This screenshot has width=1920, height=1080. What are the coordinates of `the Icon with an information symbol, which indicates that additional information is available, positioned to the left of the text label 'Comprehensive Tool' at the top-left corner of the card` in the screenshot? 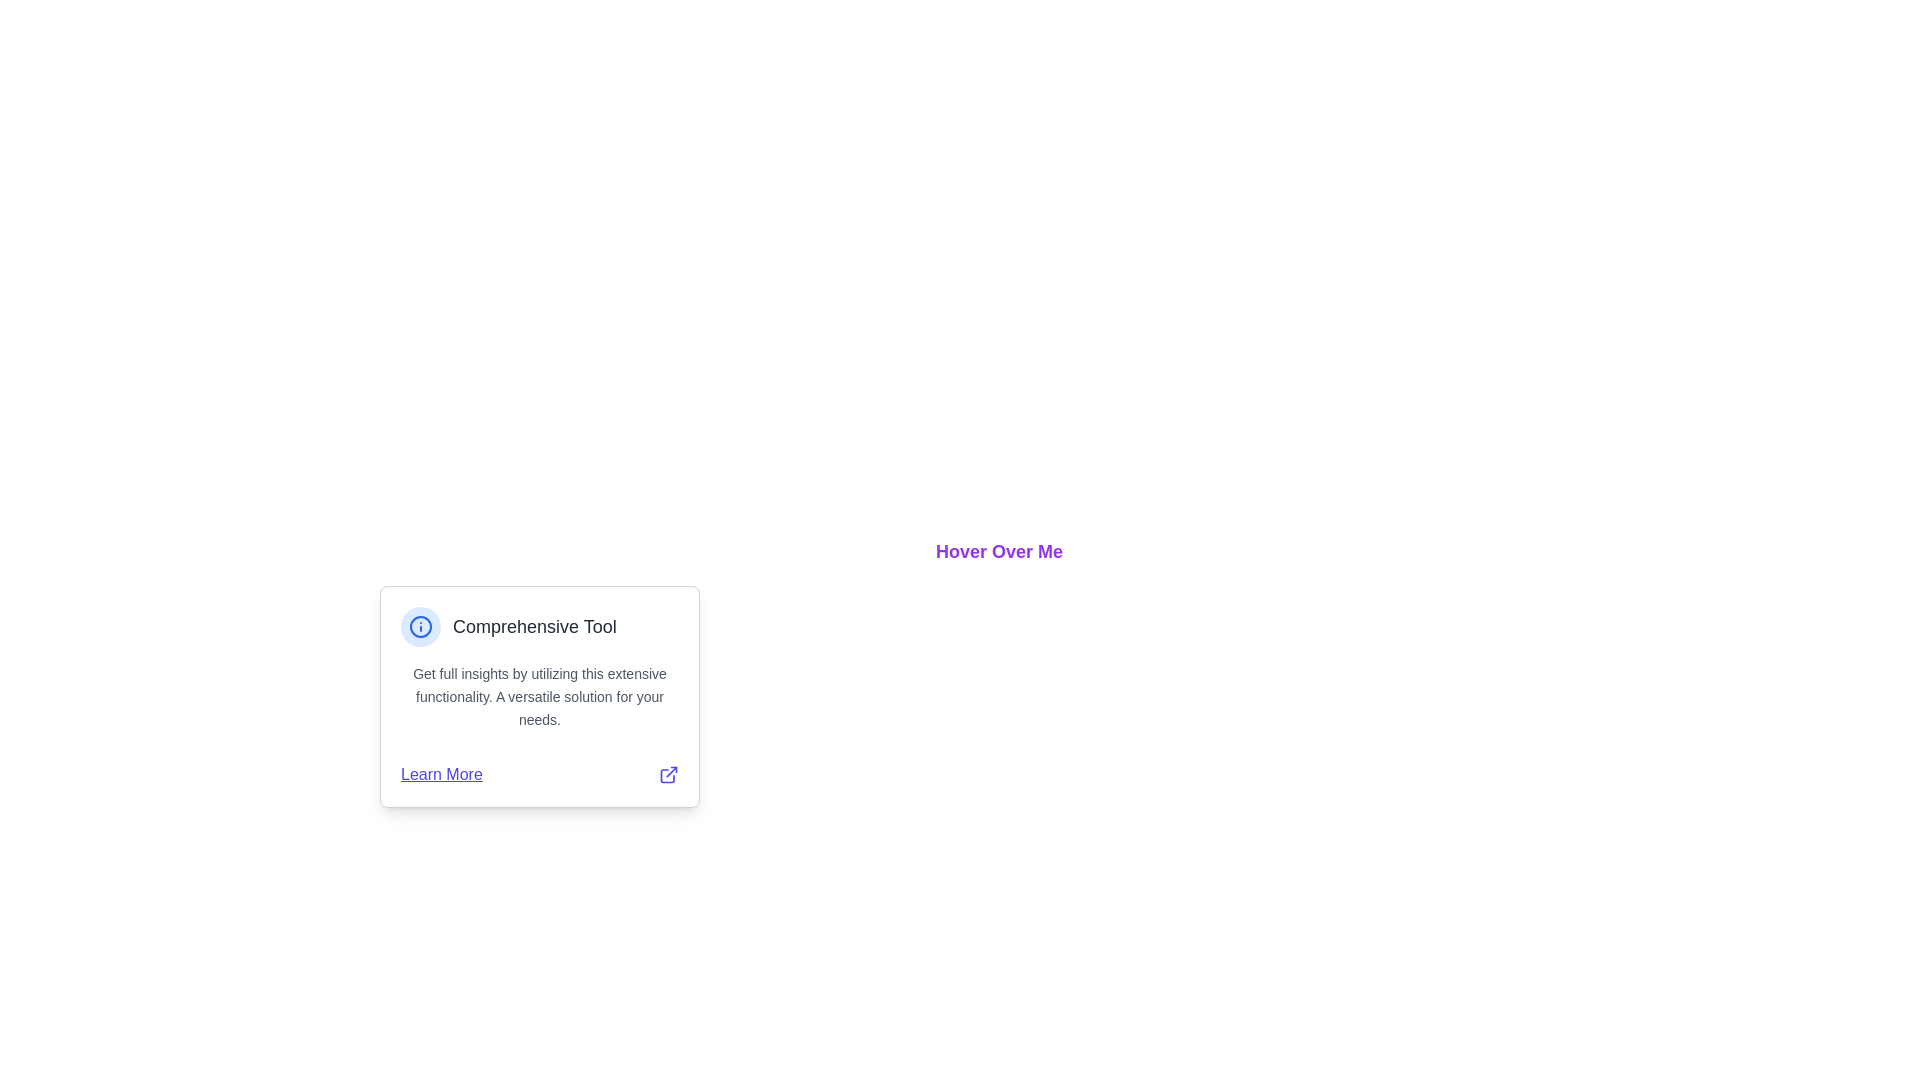 It's located at (420, 626).